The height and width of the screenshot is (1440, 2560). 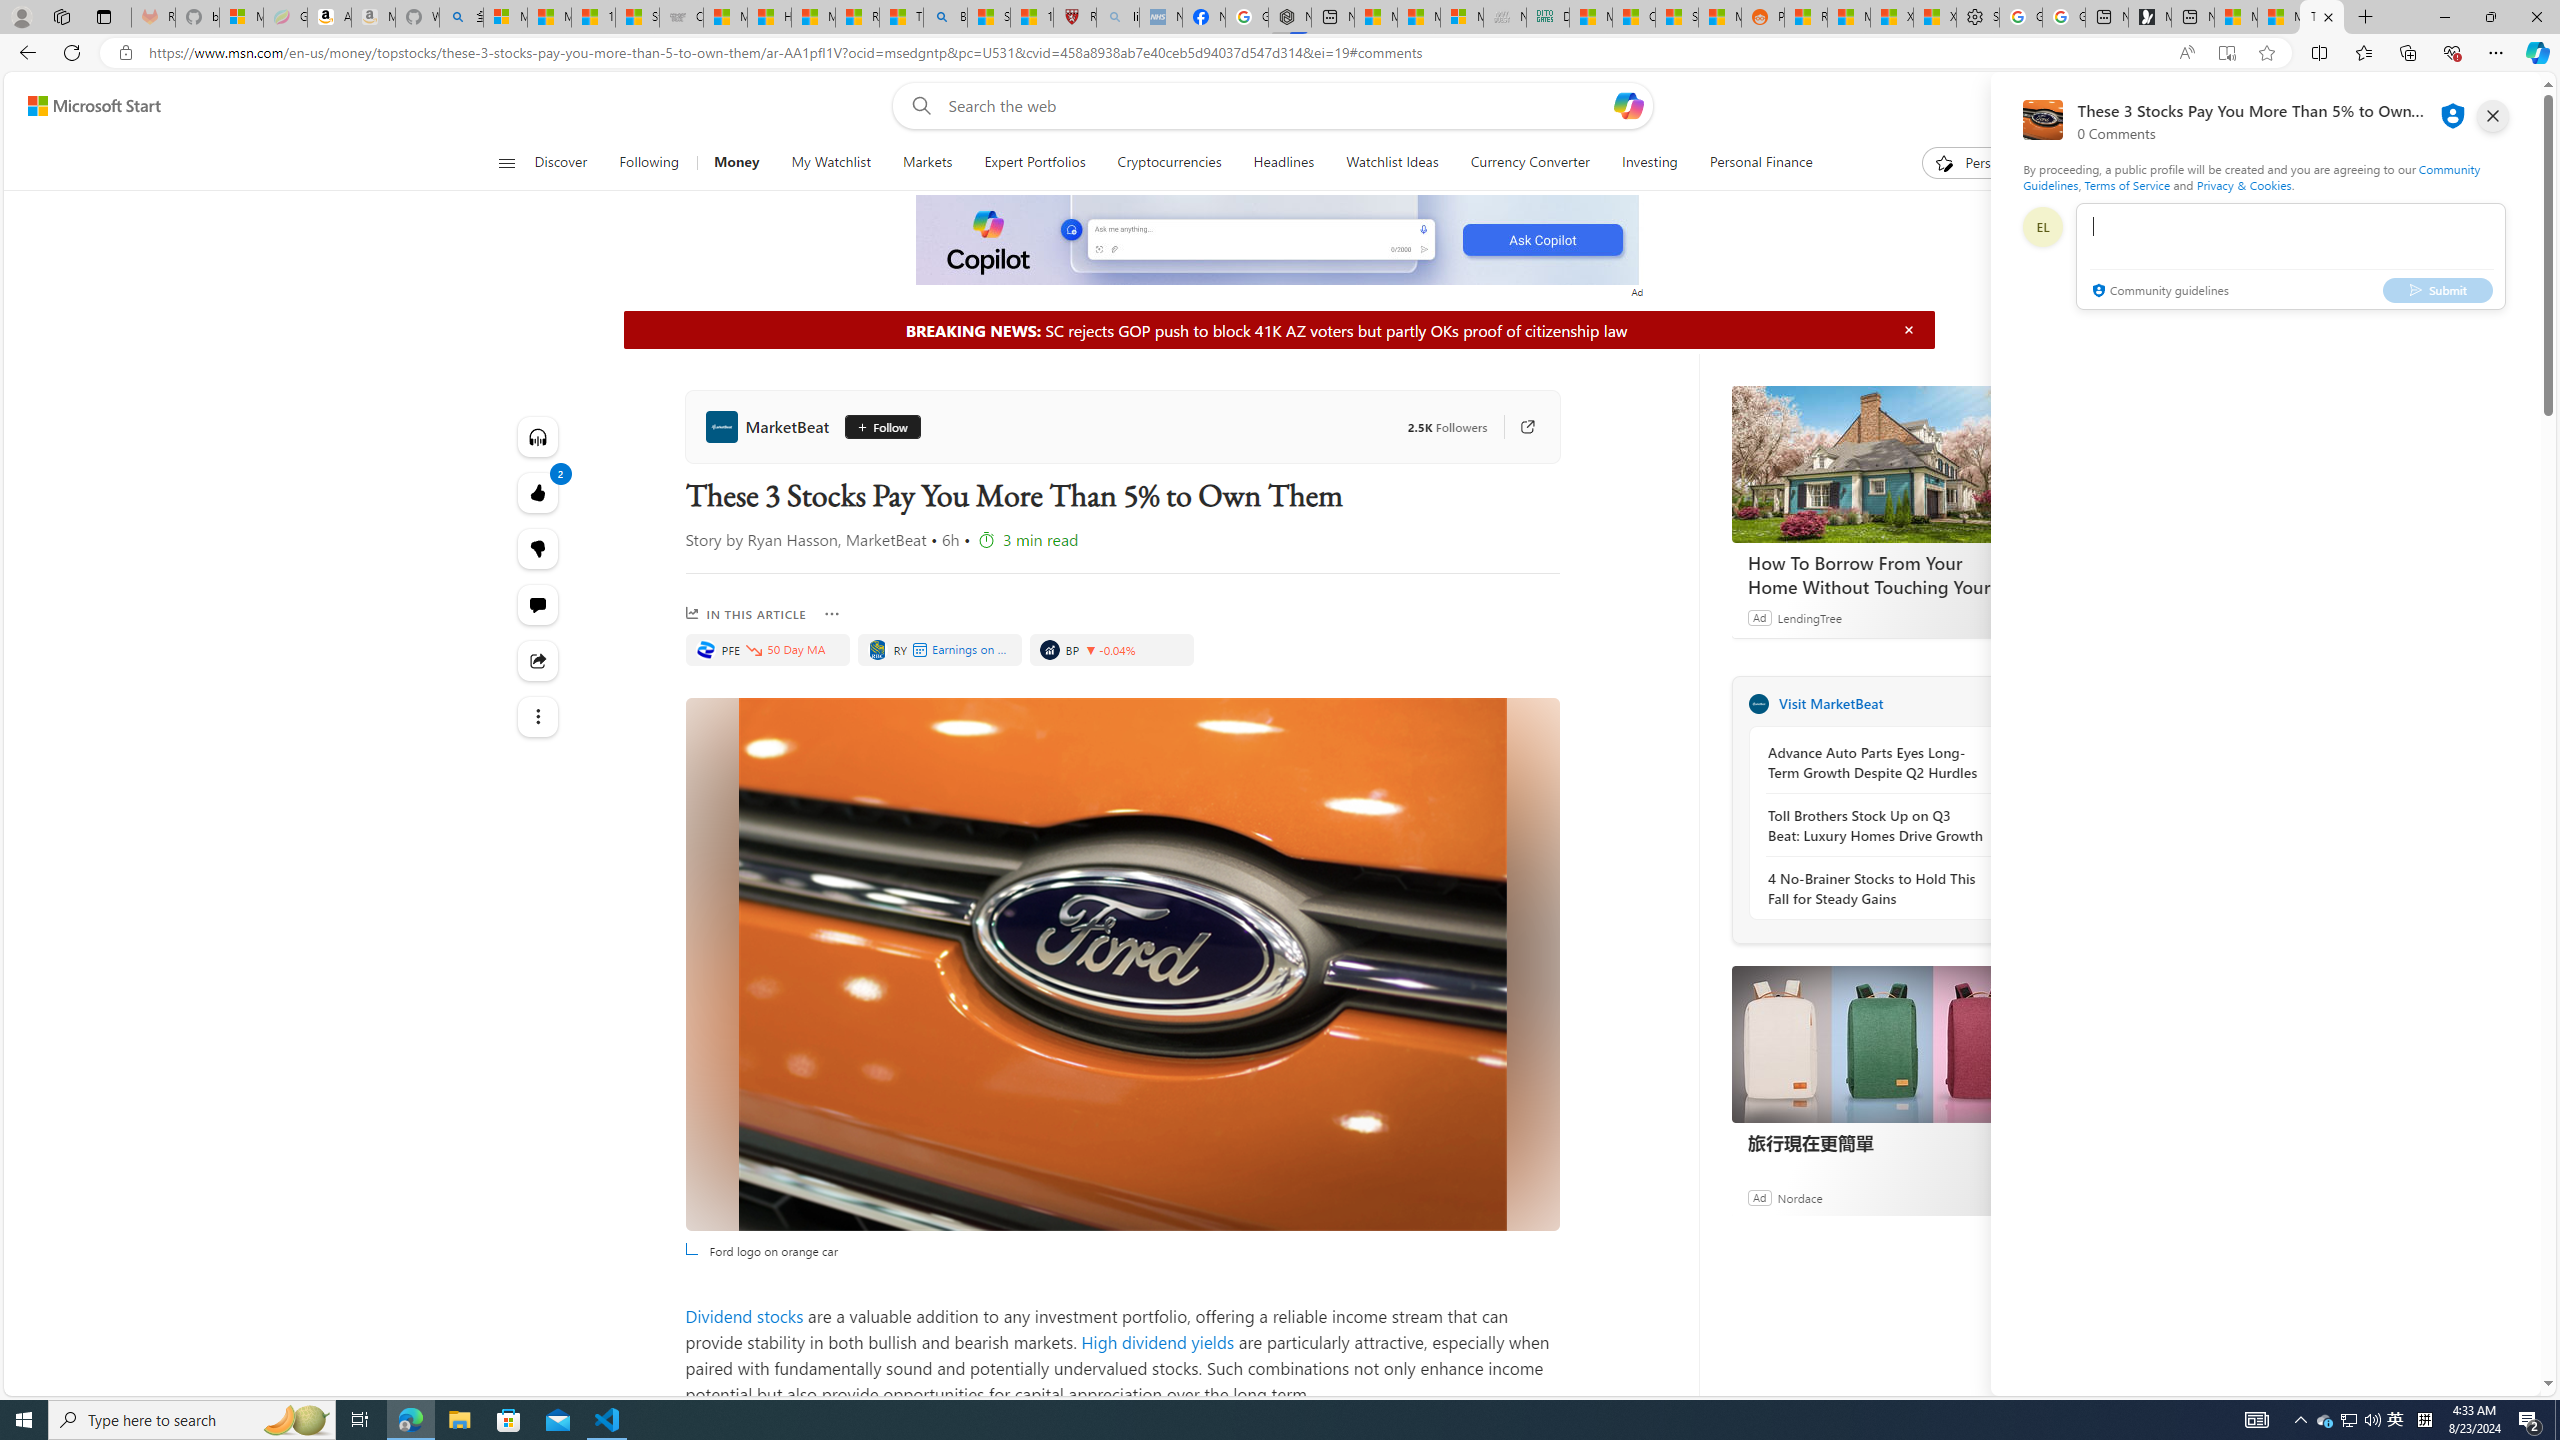 What do you see at coordinates (1752, 162) in the screenshot?
I see `'Personal Finance'` at bounding box center [1752, 162].